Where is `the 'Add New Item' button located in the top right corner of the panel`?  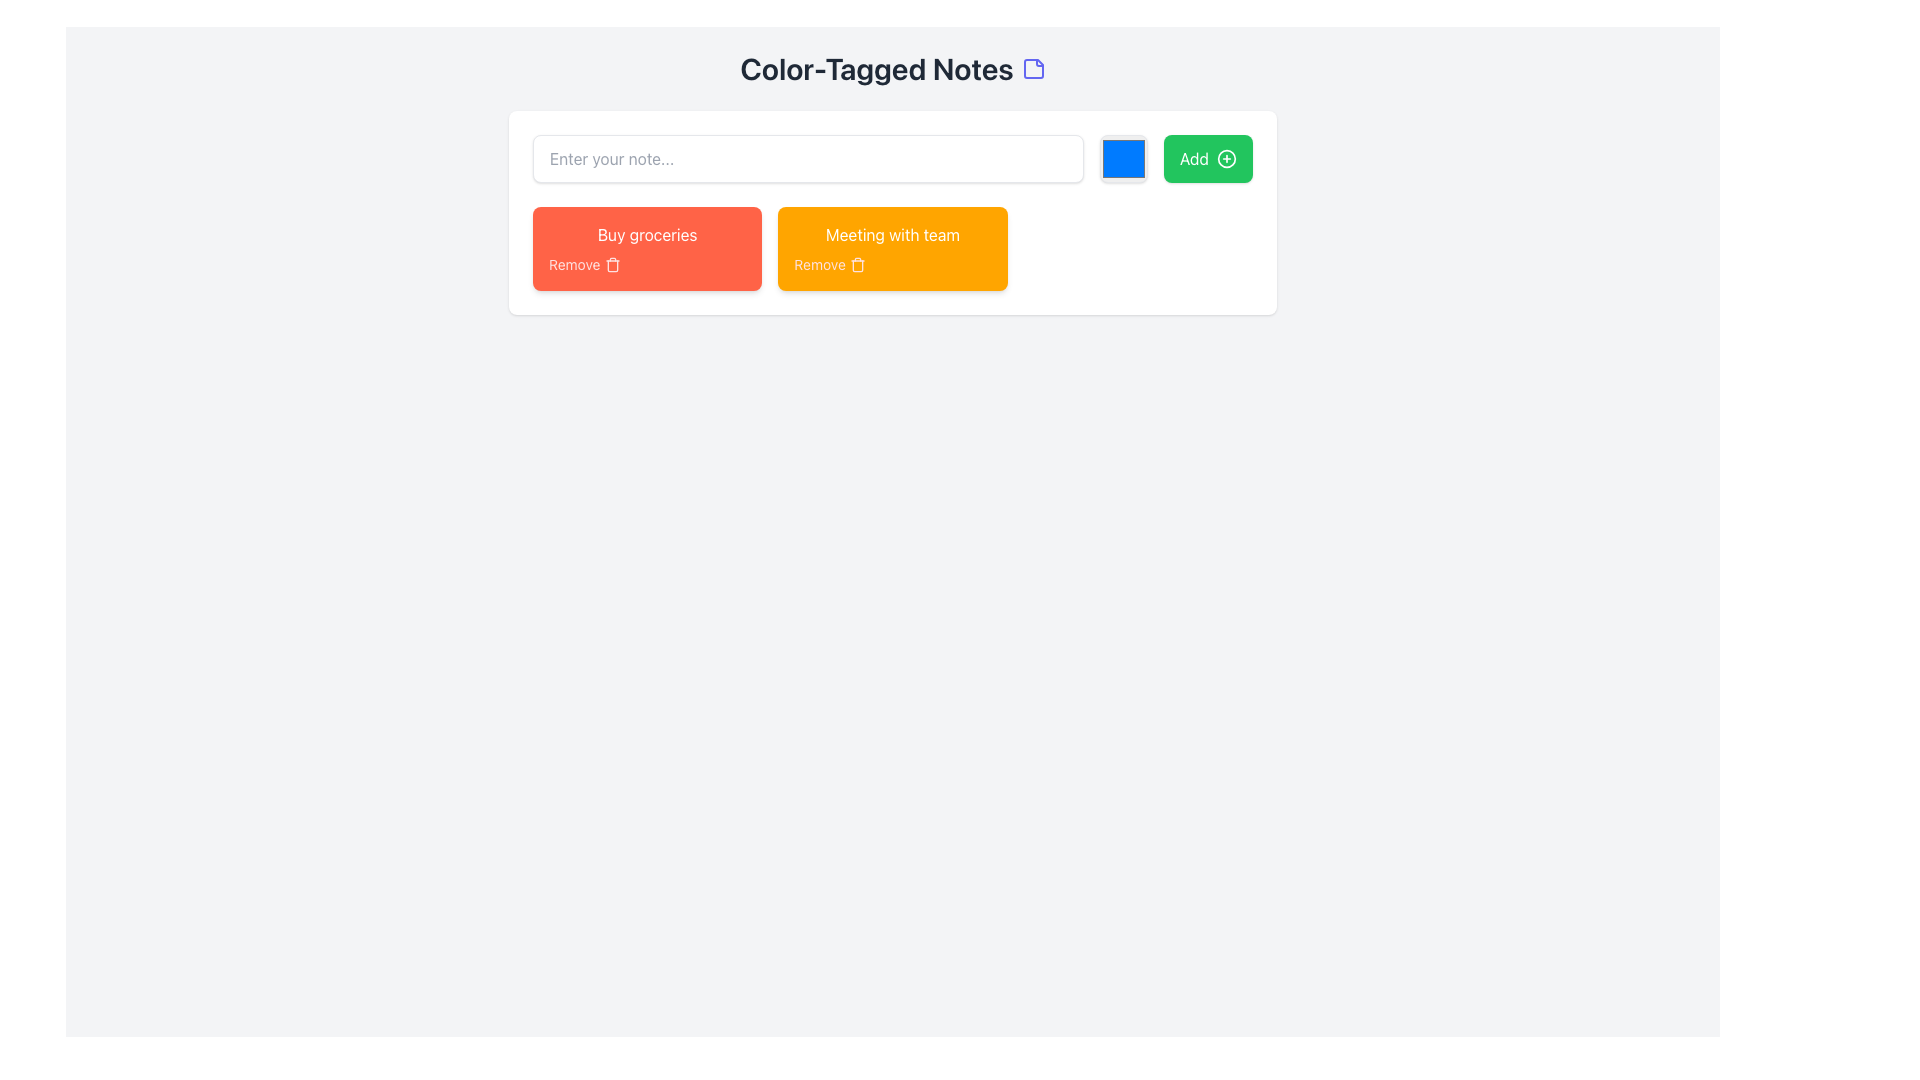
the 'Add New Item' button located in the top right corner of the panel is located at coordinates (1207, 157).